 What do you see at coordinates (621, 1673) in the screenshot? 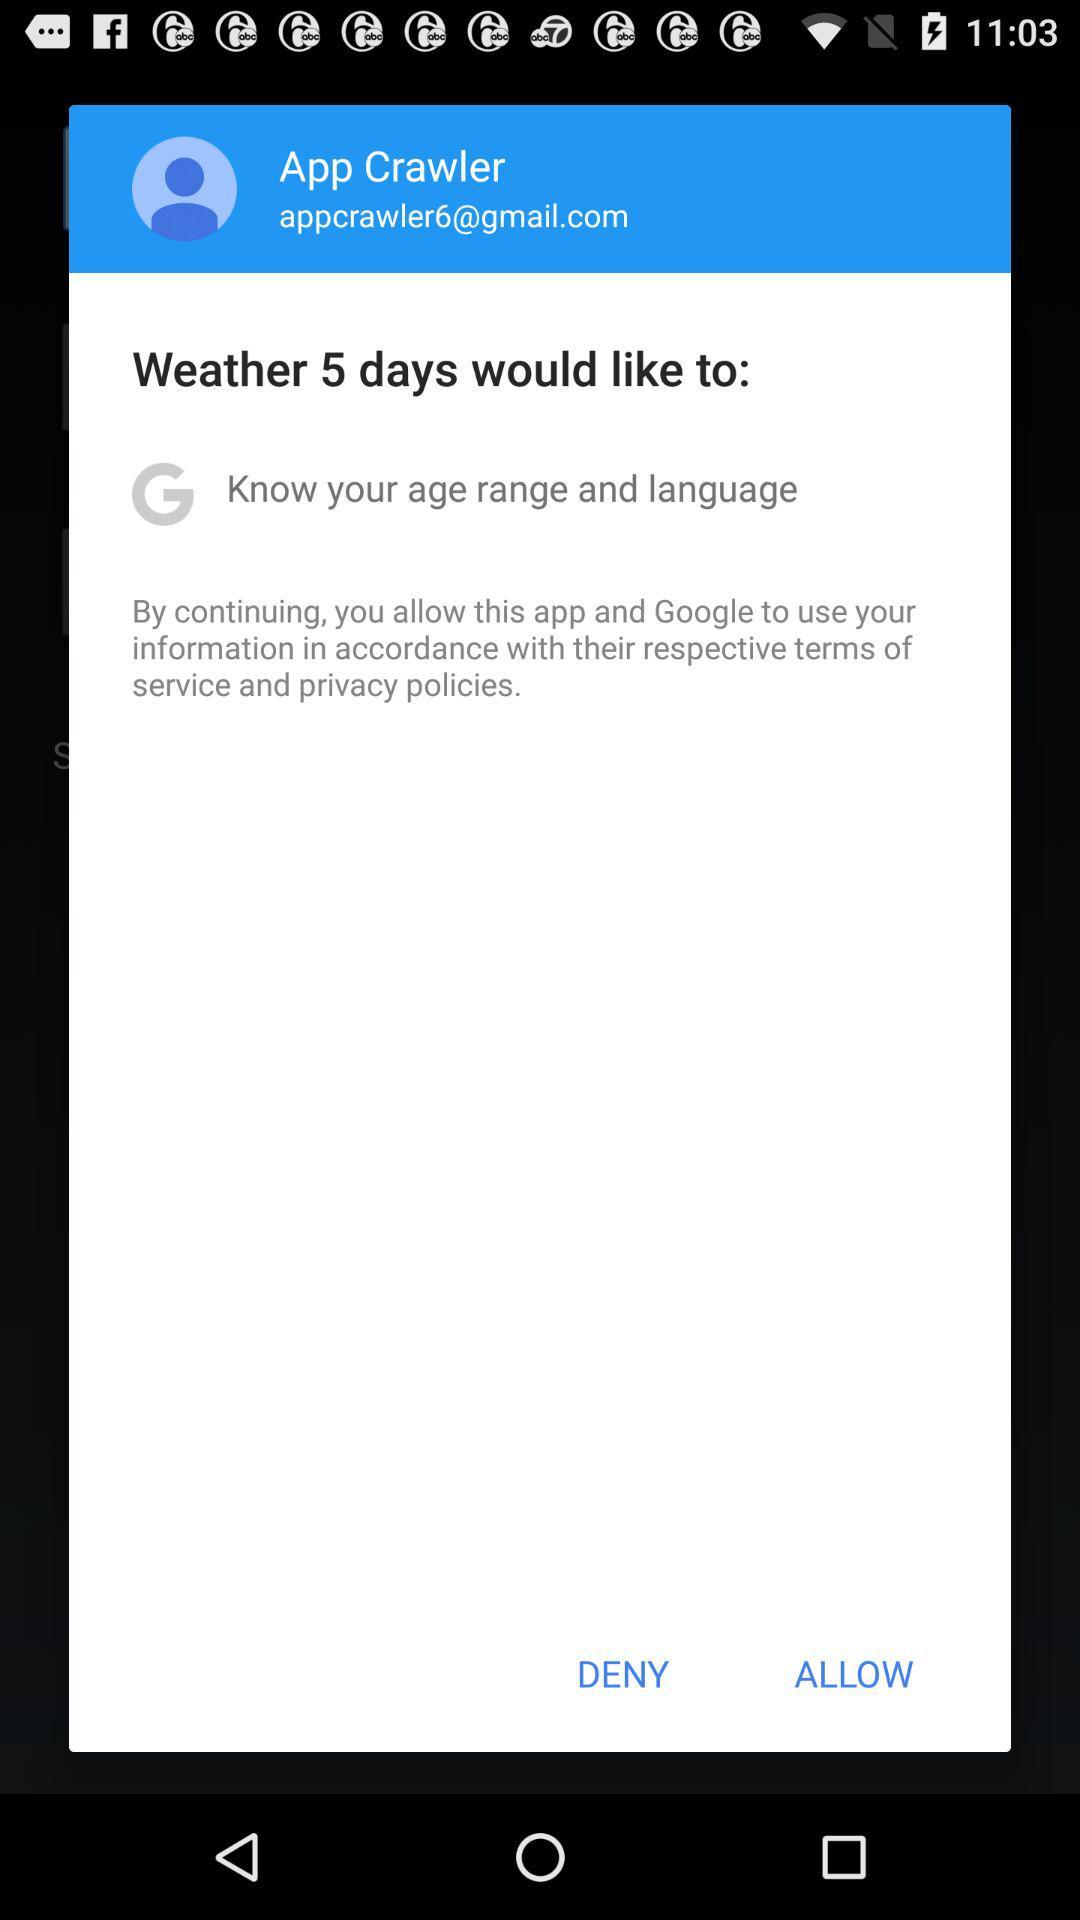
I see `the button at the bottom` at bounding box center [621, 1673].